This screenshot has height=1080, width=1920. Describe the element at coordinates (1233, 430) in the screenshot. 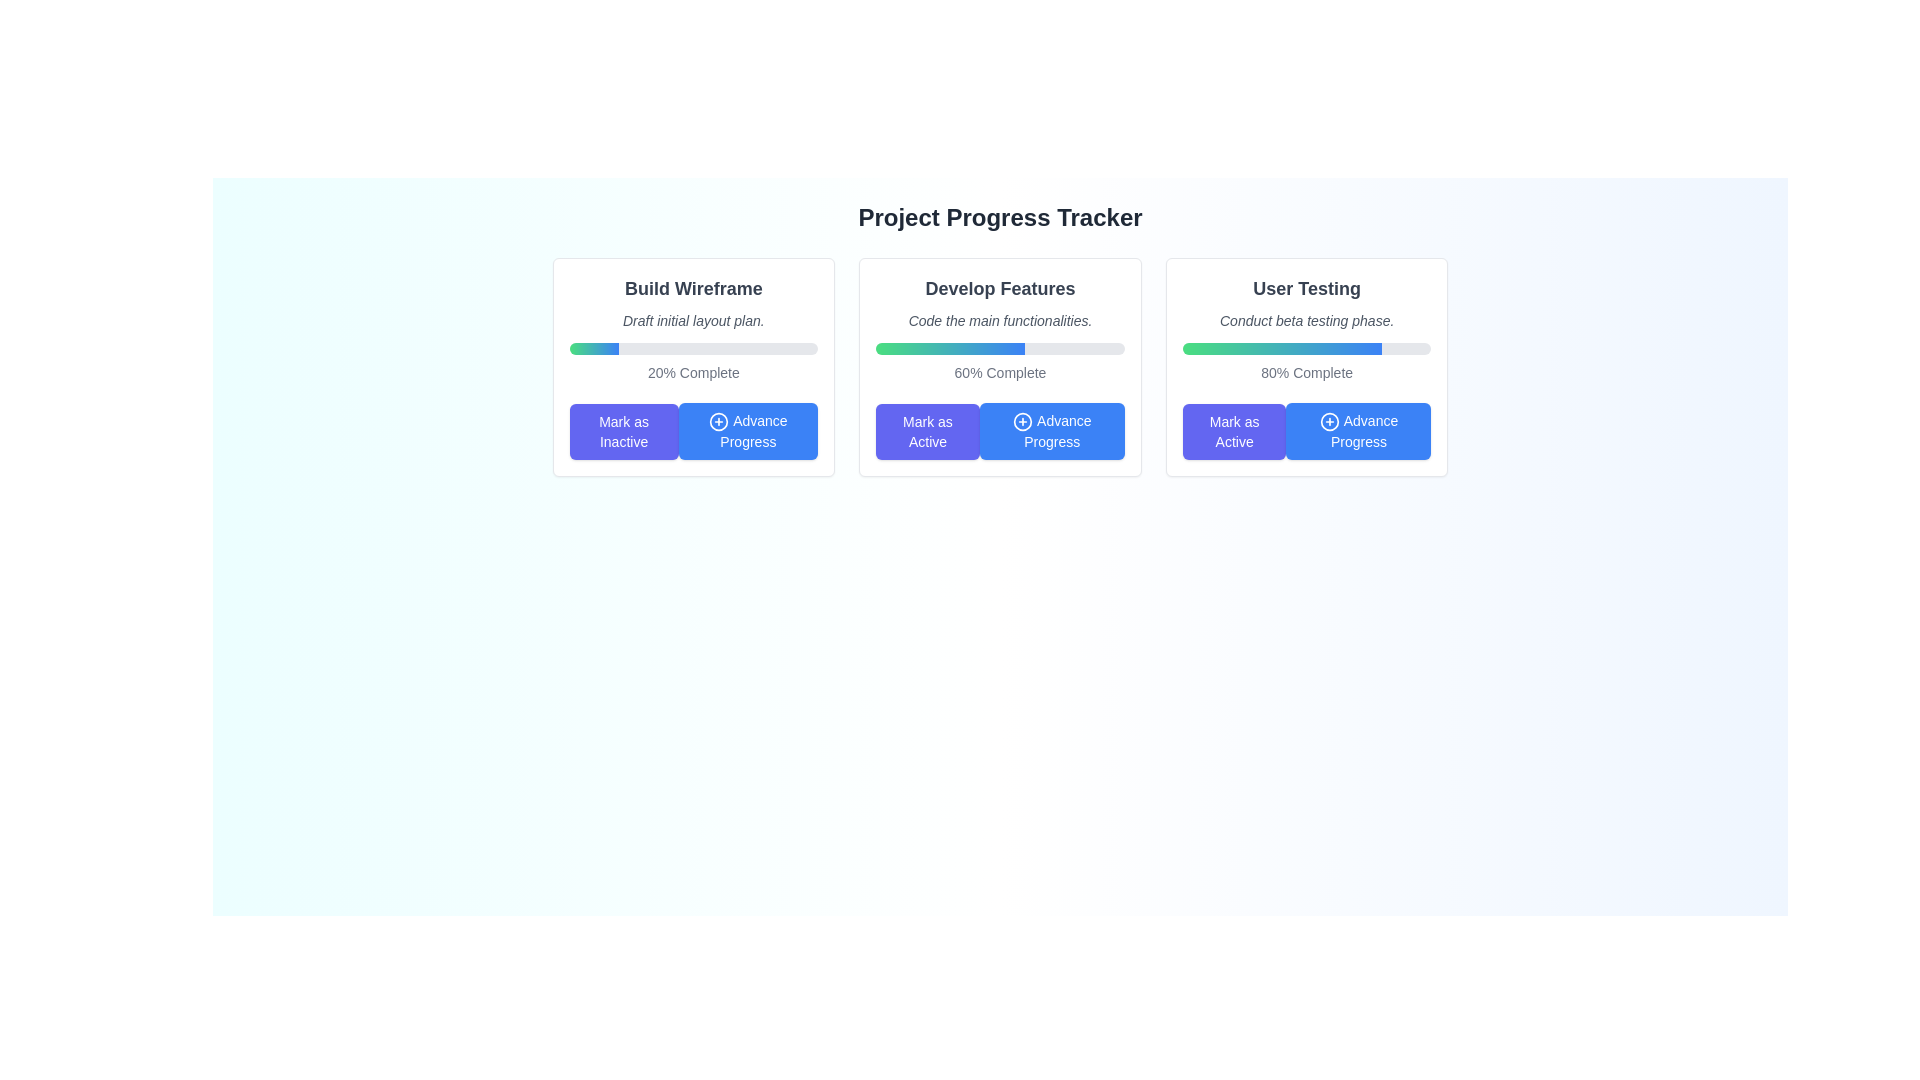

I see `the rounded rectangular button labeled 'Mark as Active'` at that location.